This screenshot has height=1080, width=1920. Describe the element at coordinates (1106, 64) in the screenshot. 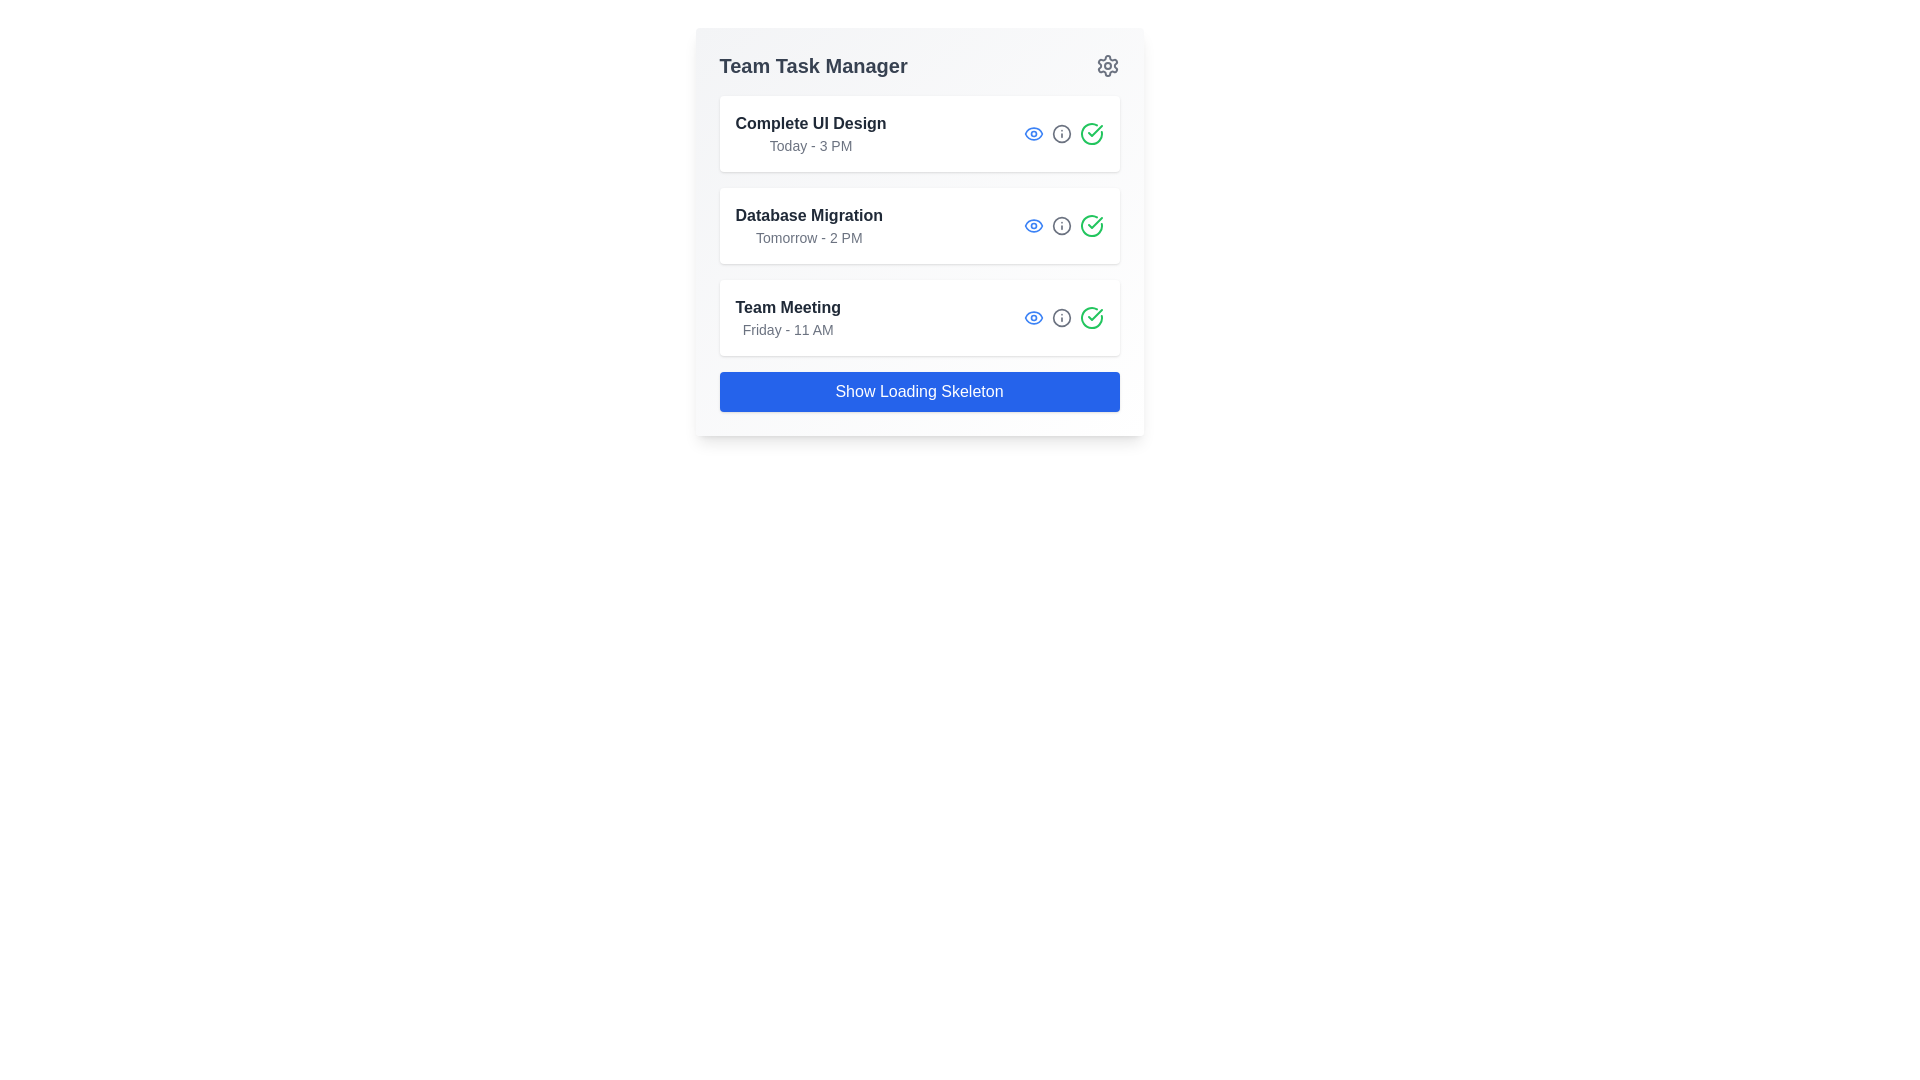

I see `the Settings cogwheel icon located in the top right corner of the 'Team Task Manager' panel` at that location.